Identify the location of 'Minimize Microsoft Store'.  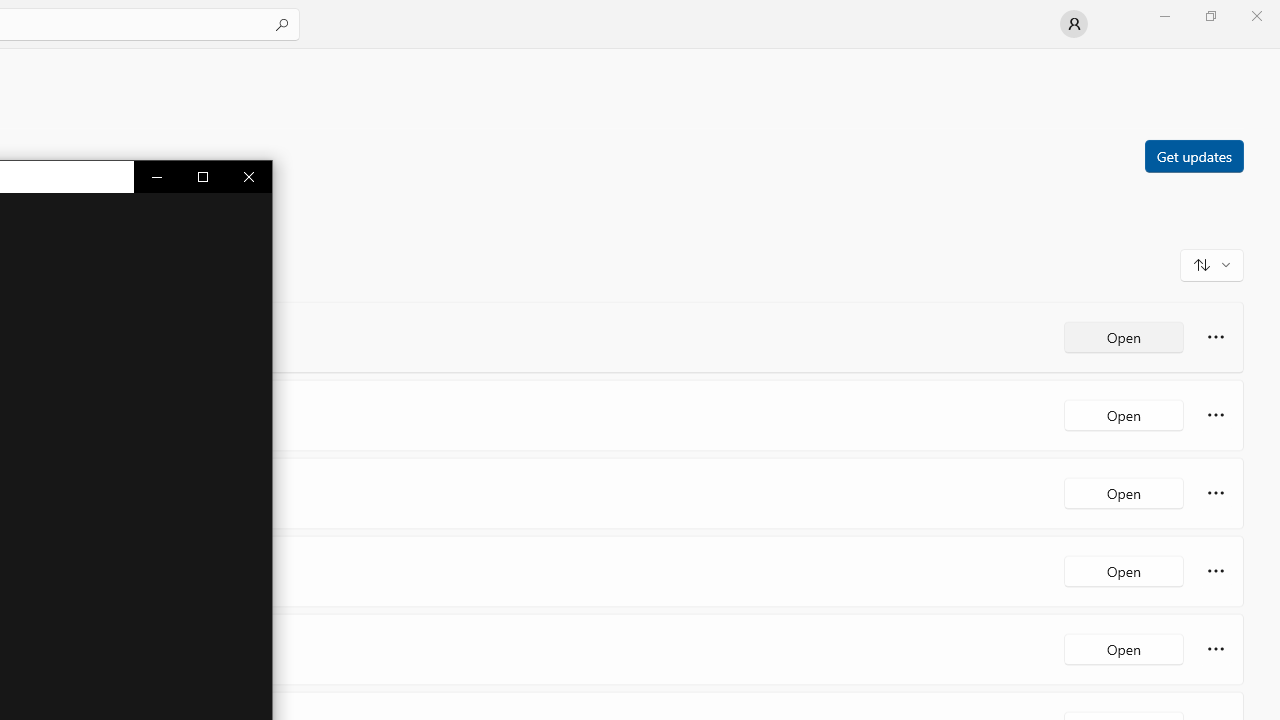
(1164, 15).